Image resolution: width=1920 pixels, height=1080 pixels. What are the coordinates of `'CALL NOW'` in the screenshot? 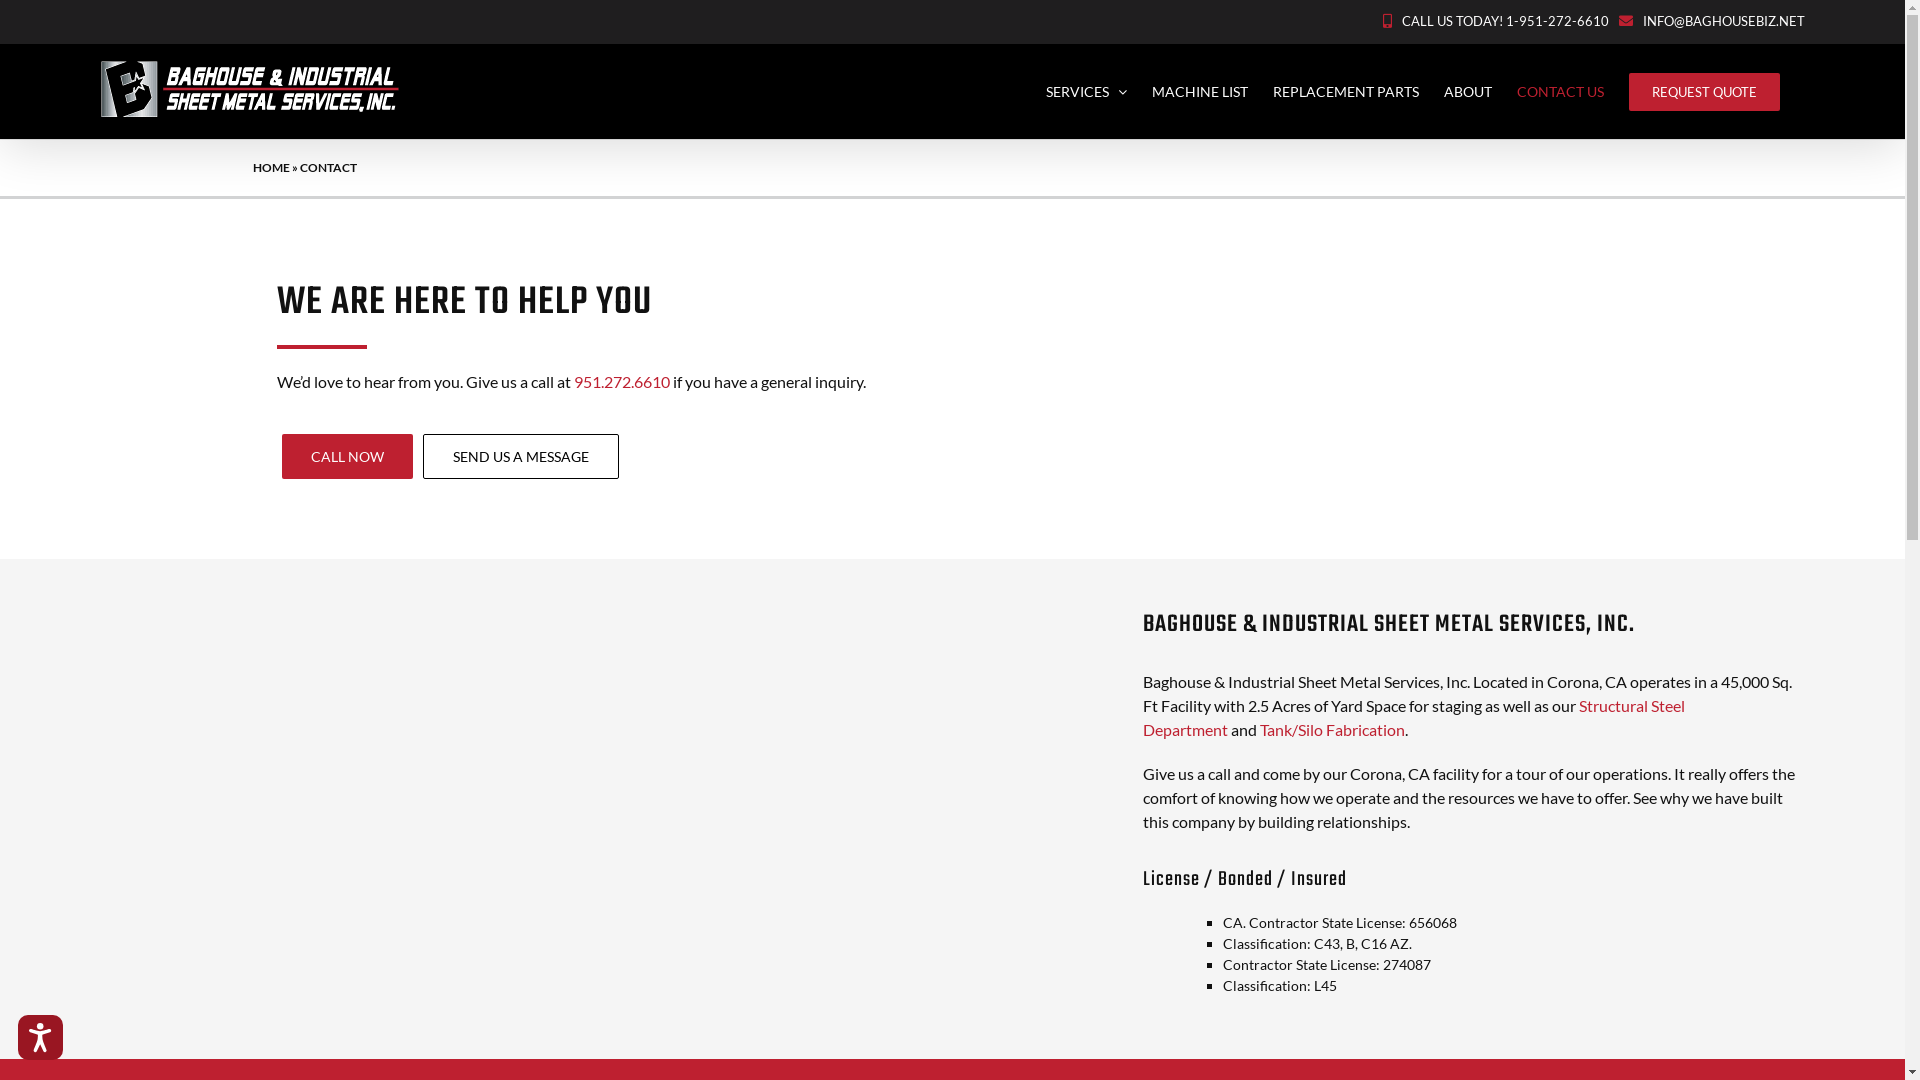 It's located at (347, 456).